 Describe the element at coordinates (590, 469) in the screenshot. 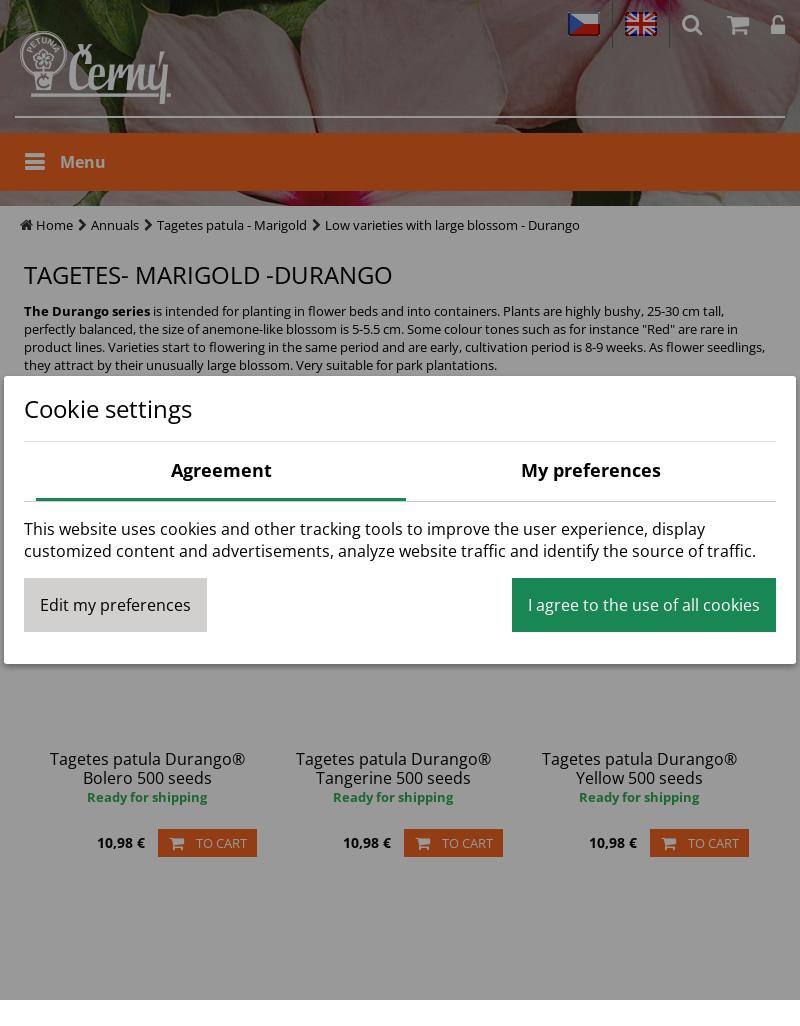

I see `'My preferences'` at that location.